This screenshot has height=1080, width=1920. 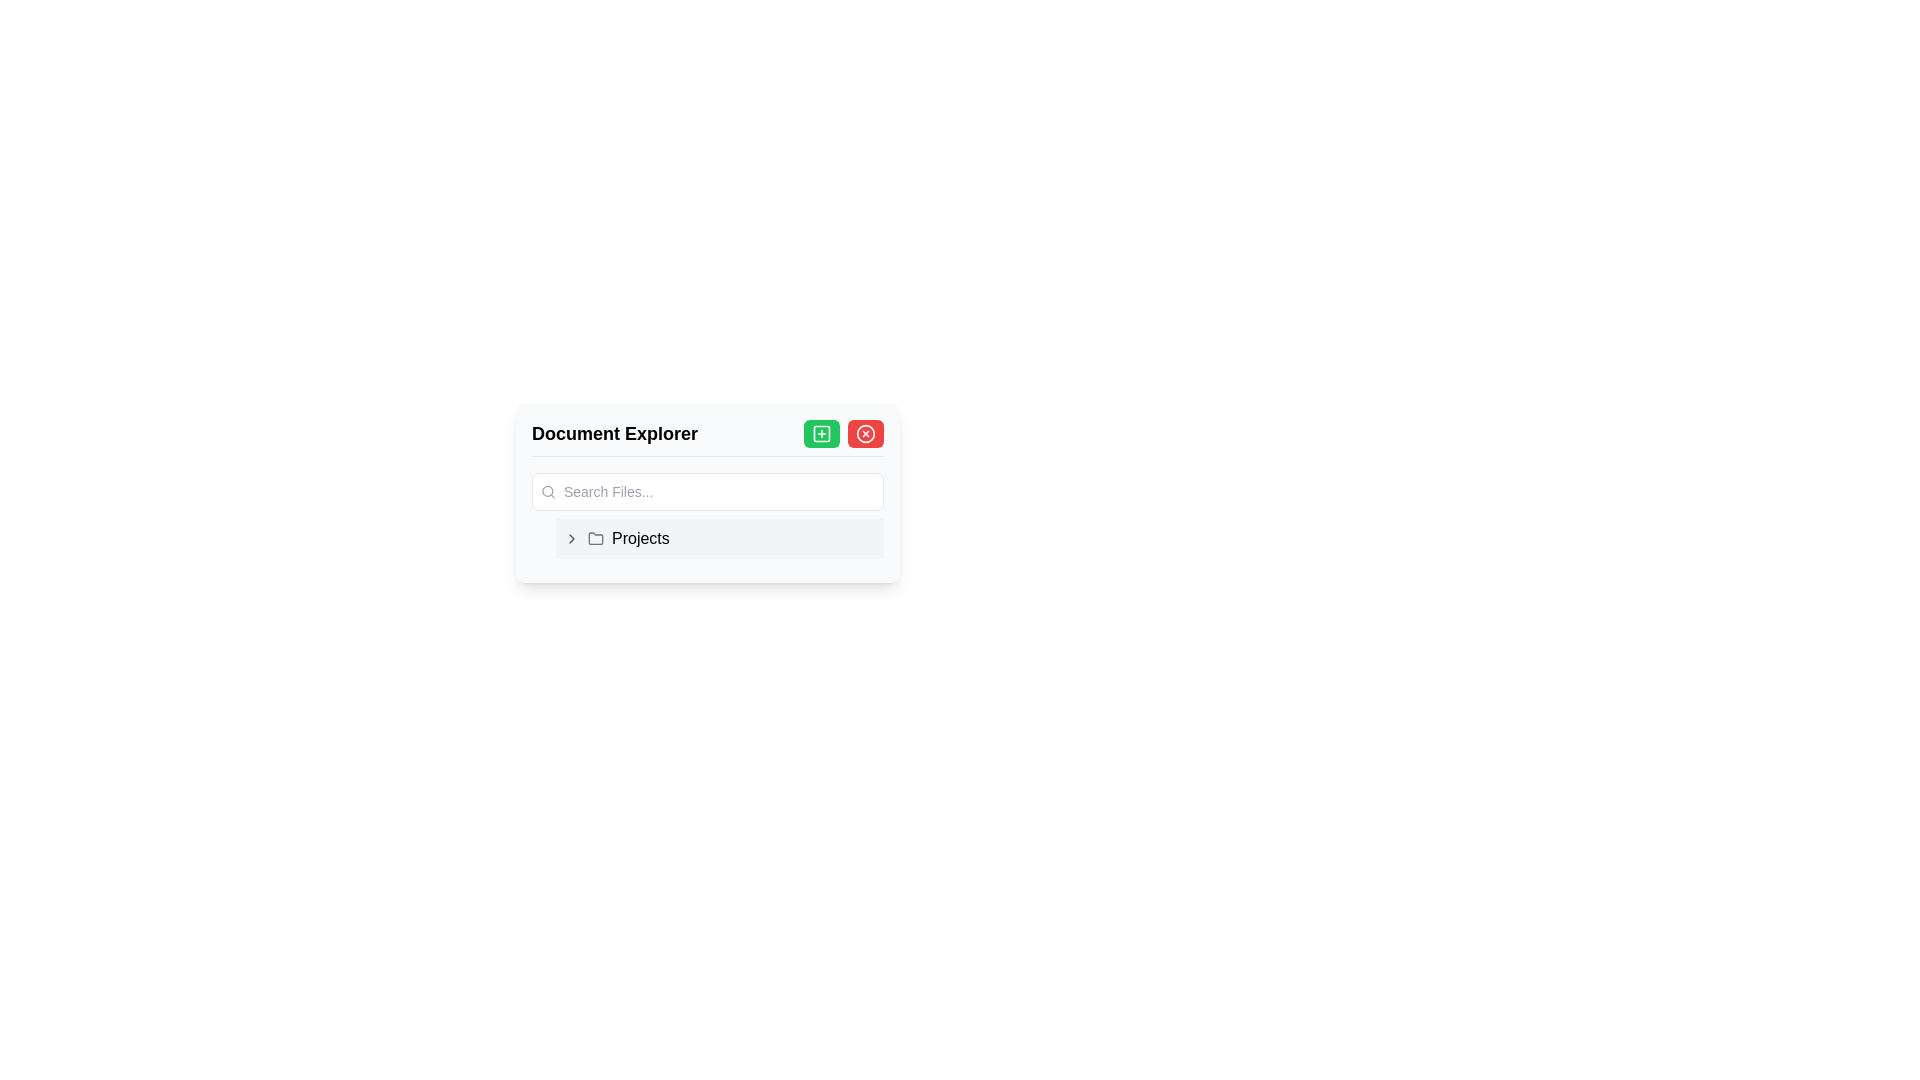 What do you see at coordinates (547, 491) in the screenshot?
I see `the circular search icon within the SVG that represents the search function, located to the left of the 'Search Files...' input box` at bounding box center [547, 491].